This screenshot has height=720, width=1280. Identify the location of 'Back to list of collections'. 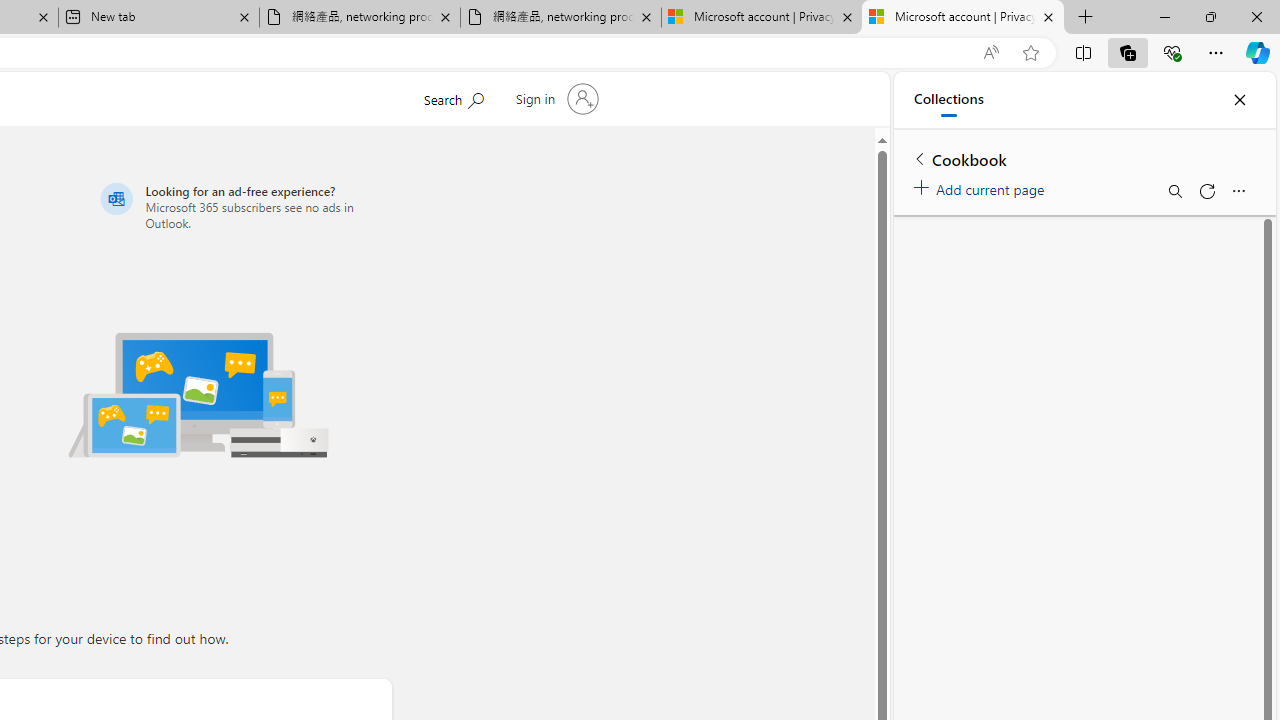
(919, 158).